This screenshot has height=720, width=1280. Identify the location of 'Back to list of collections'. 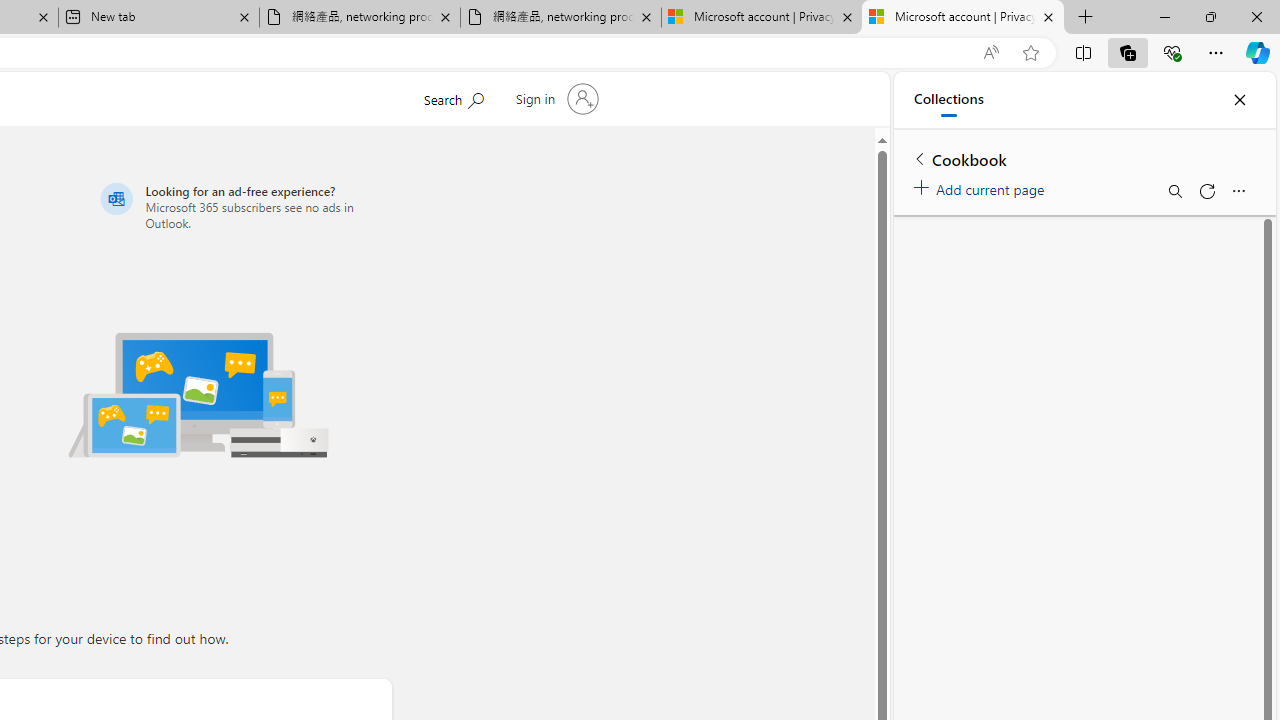
(919, 158).